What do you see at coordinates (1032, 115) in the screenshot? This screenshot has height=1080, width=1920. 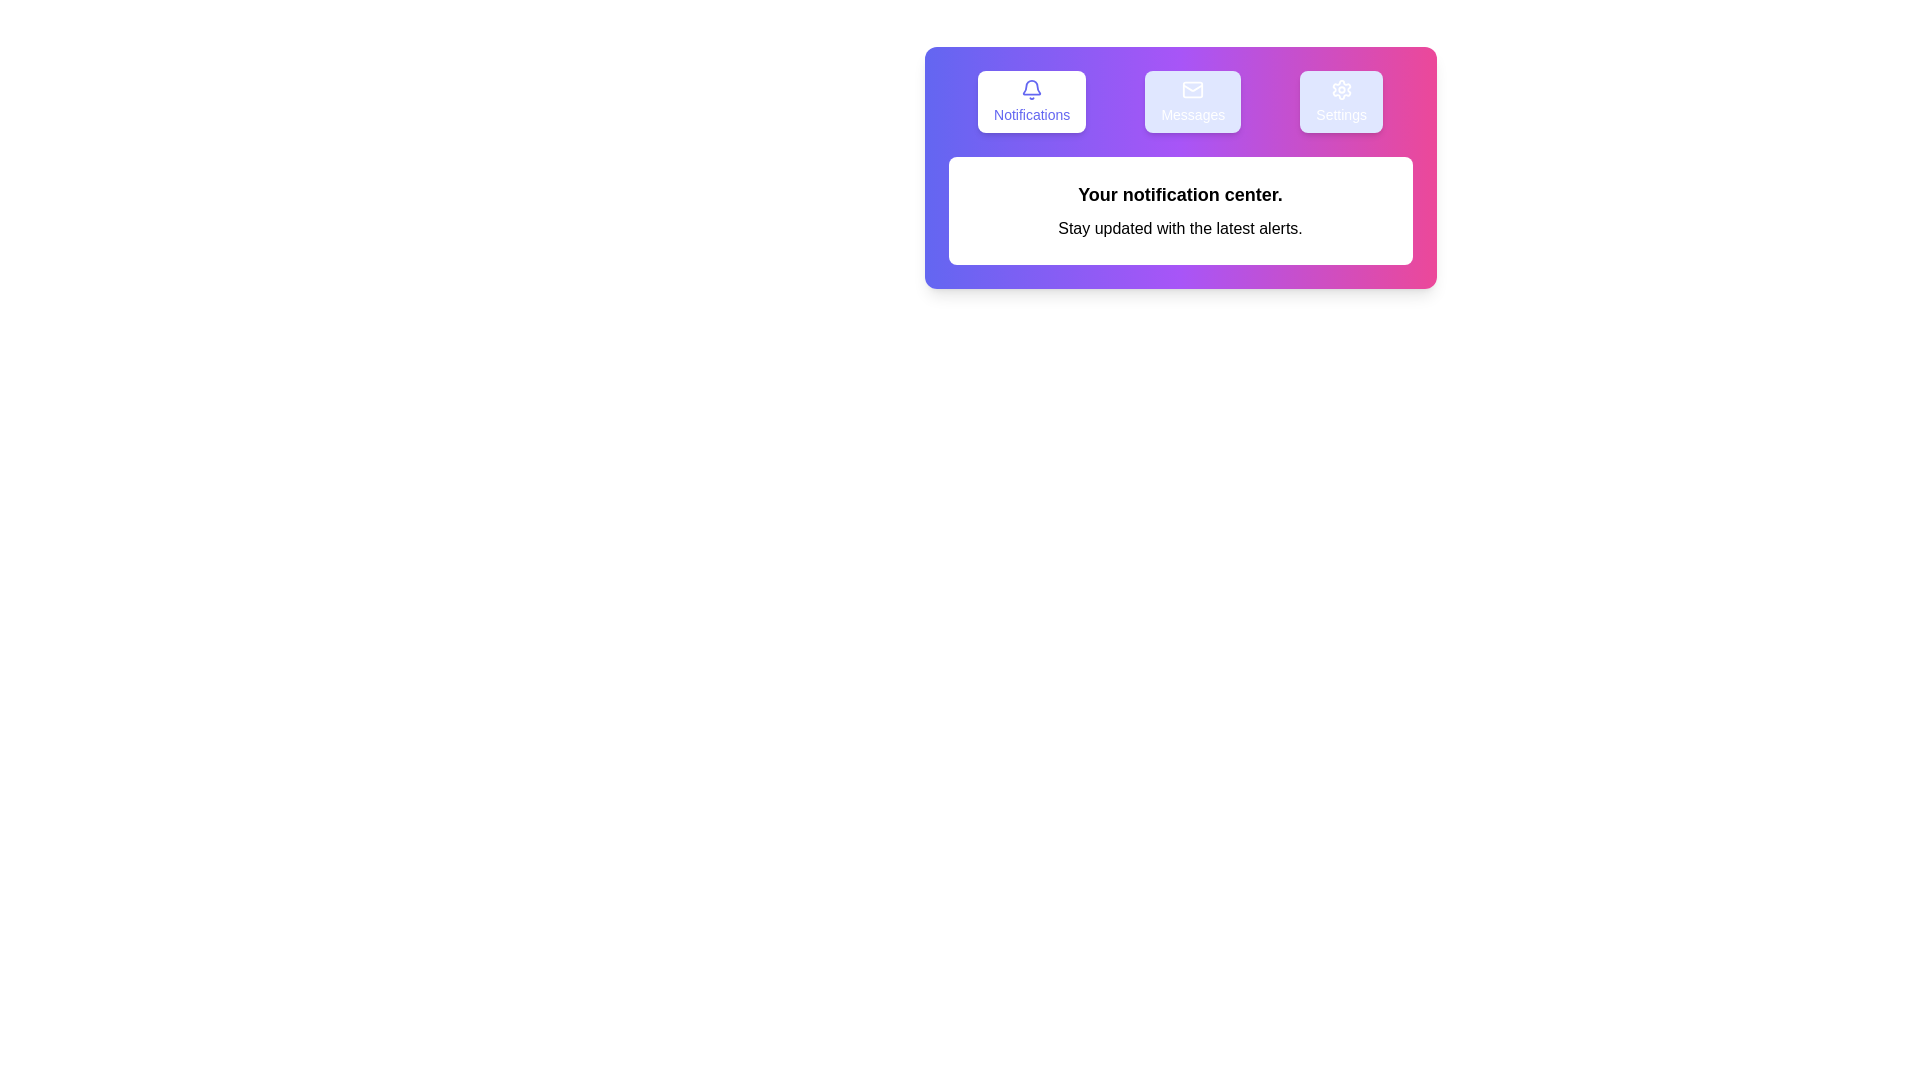 I see `the 'Notifications' label, which displays the text in a small bluish-purple font and is located under the bell icon in the Notifications button` at bounding box center [1032, 115].